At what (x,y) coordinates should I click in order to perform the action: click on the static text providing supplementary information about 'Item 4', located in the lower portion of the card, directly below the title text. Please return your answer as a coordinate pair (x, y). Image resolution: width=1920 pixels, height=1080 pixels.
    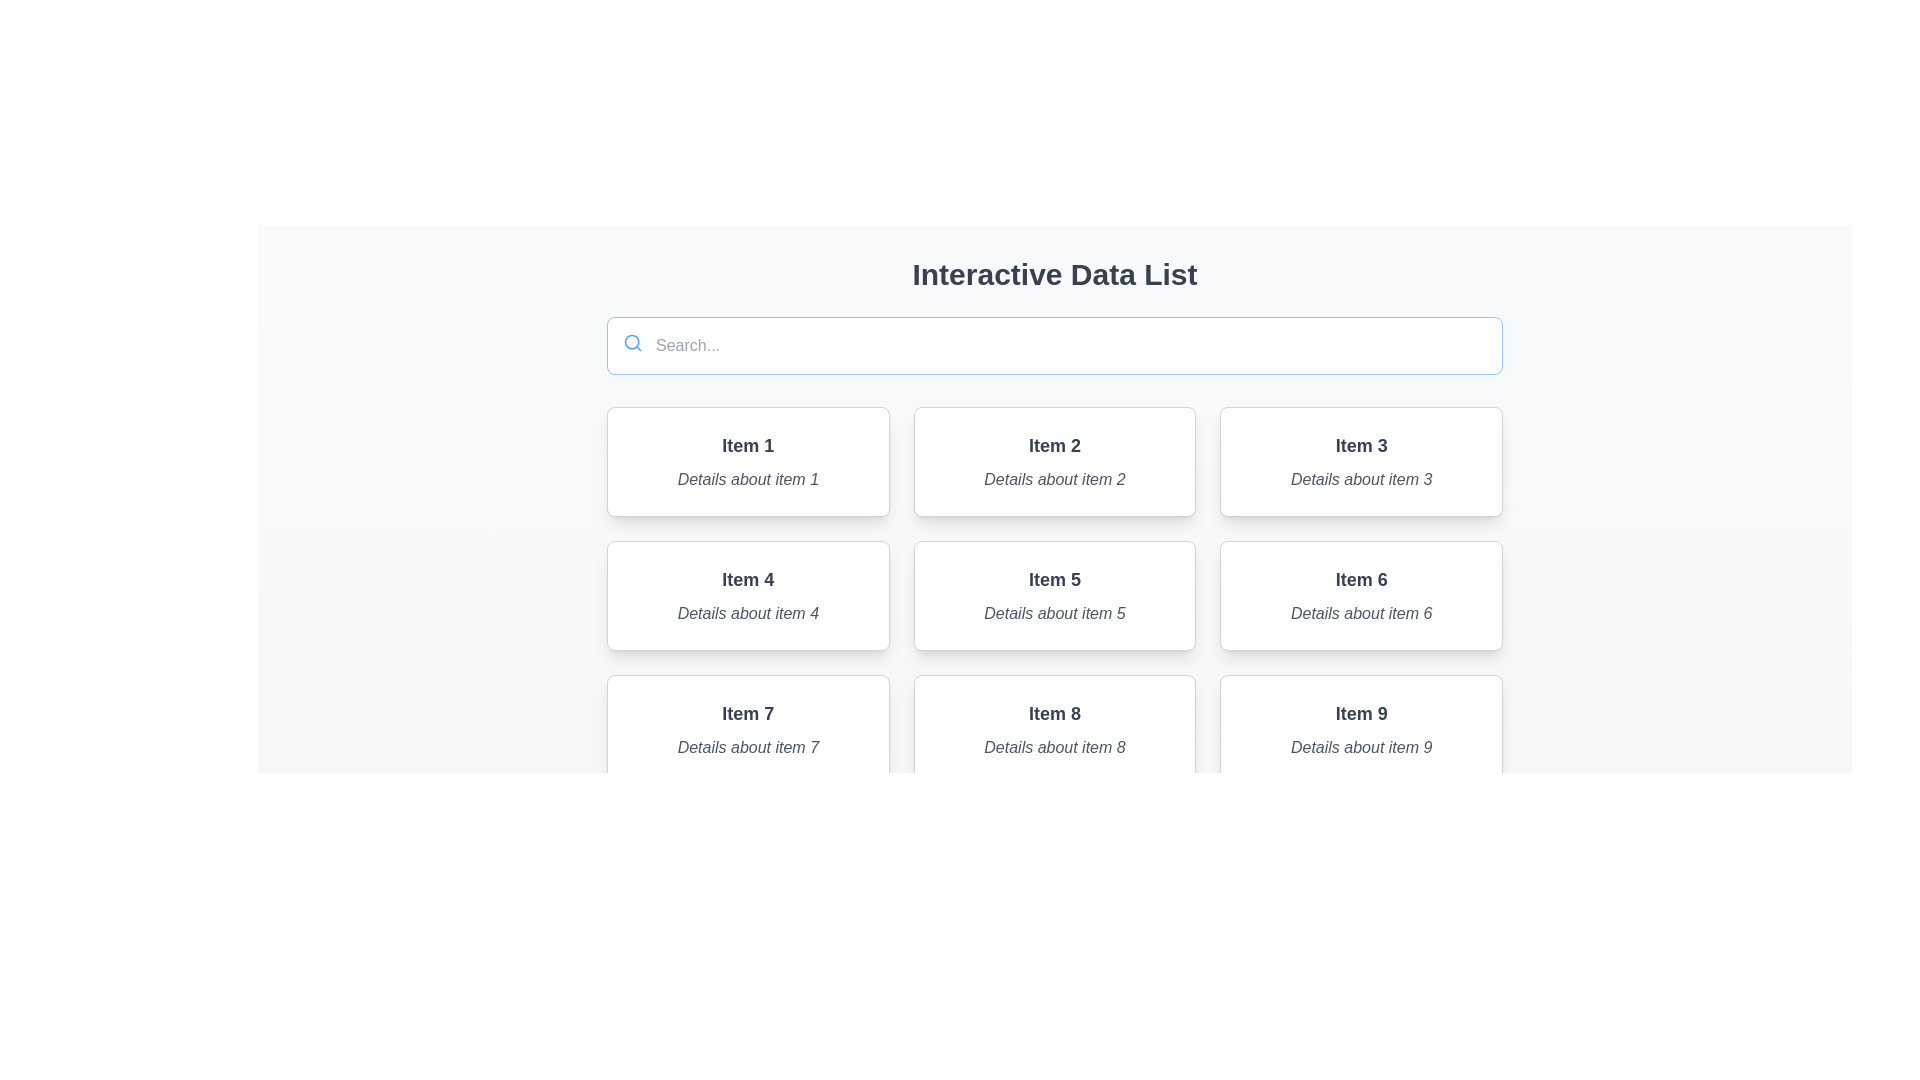
    Looking at the image, I should click on (747, 612).